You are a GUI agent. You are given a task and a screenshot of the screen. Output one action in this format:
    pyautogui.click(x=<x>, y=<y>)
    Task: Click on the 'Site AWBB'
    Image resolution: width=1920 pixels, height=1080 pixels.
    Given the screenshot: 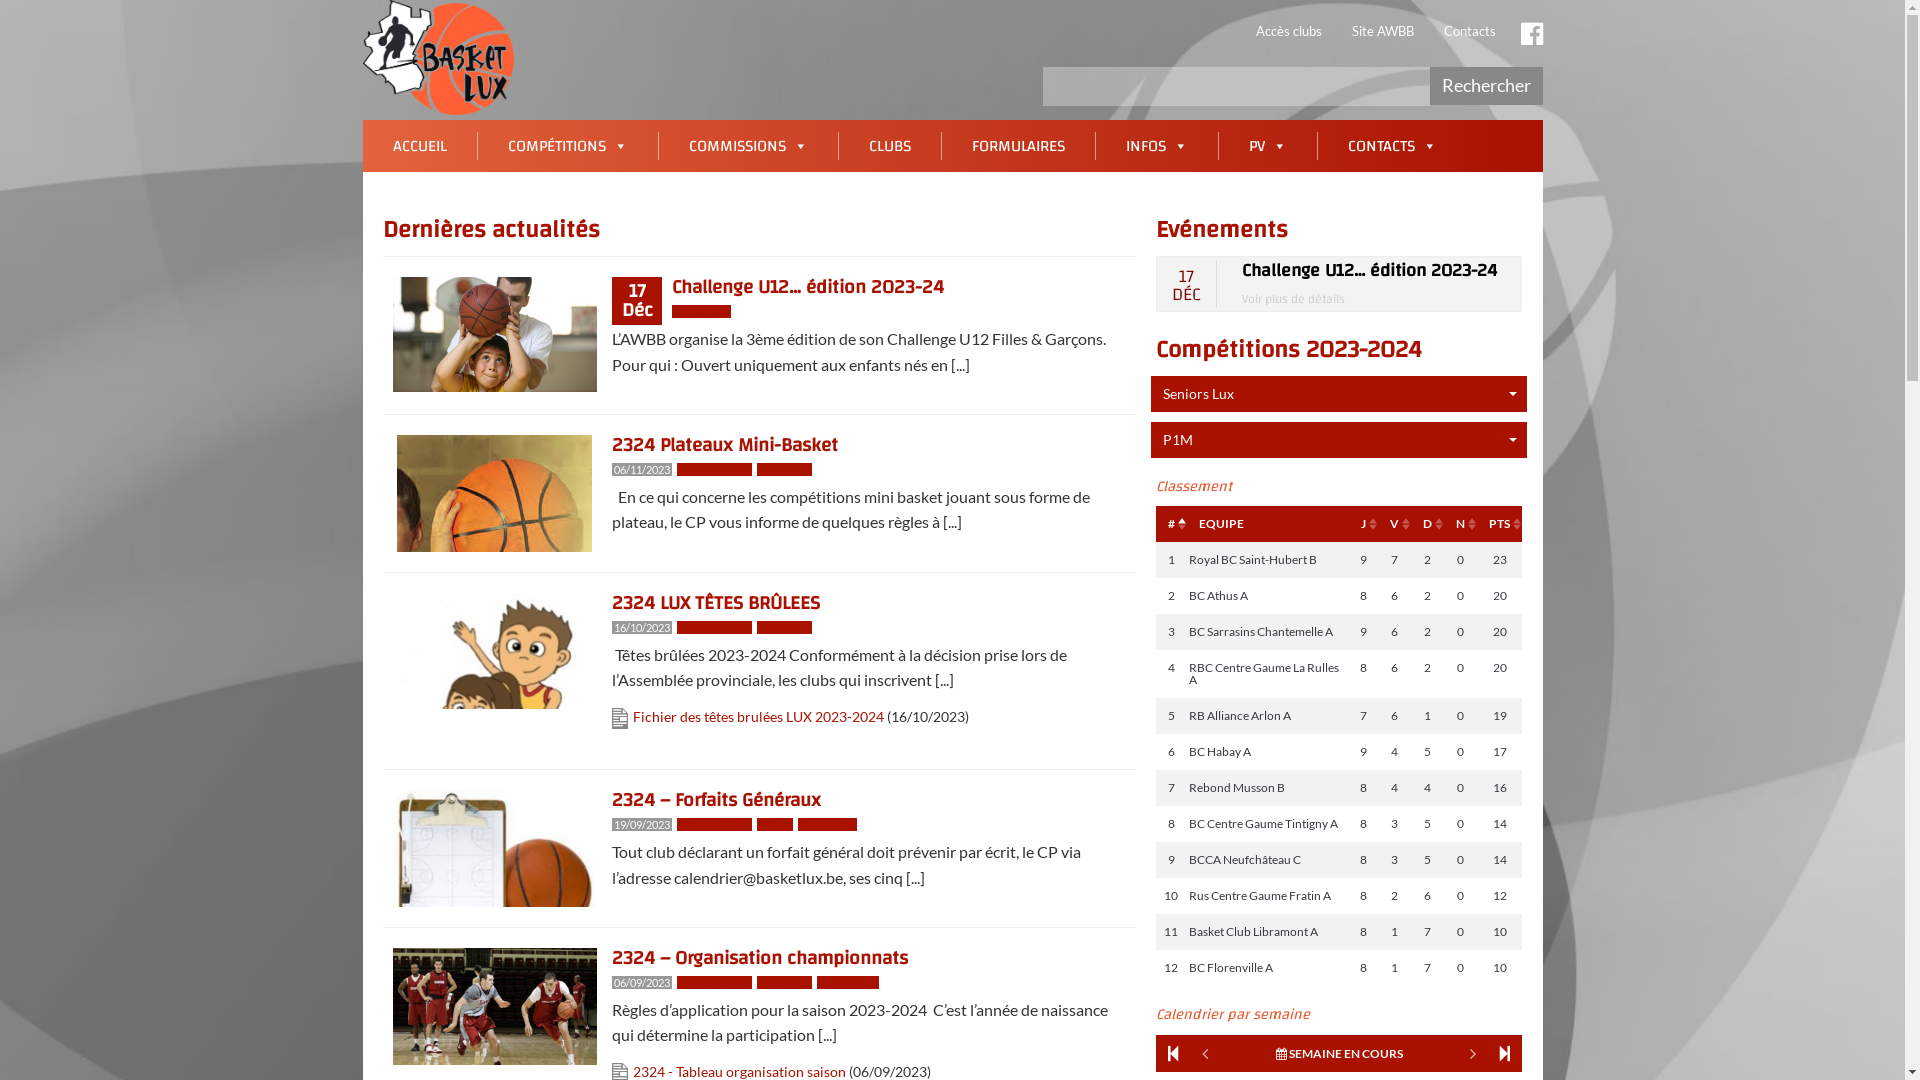 What is the action you would take?
    pyautogui.click(x=1381, y=30)
    